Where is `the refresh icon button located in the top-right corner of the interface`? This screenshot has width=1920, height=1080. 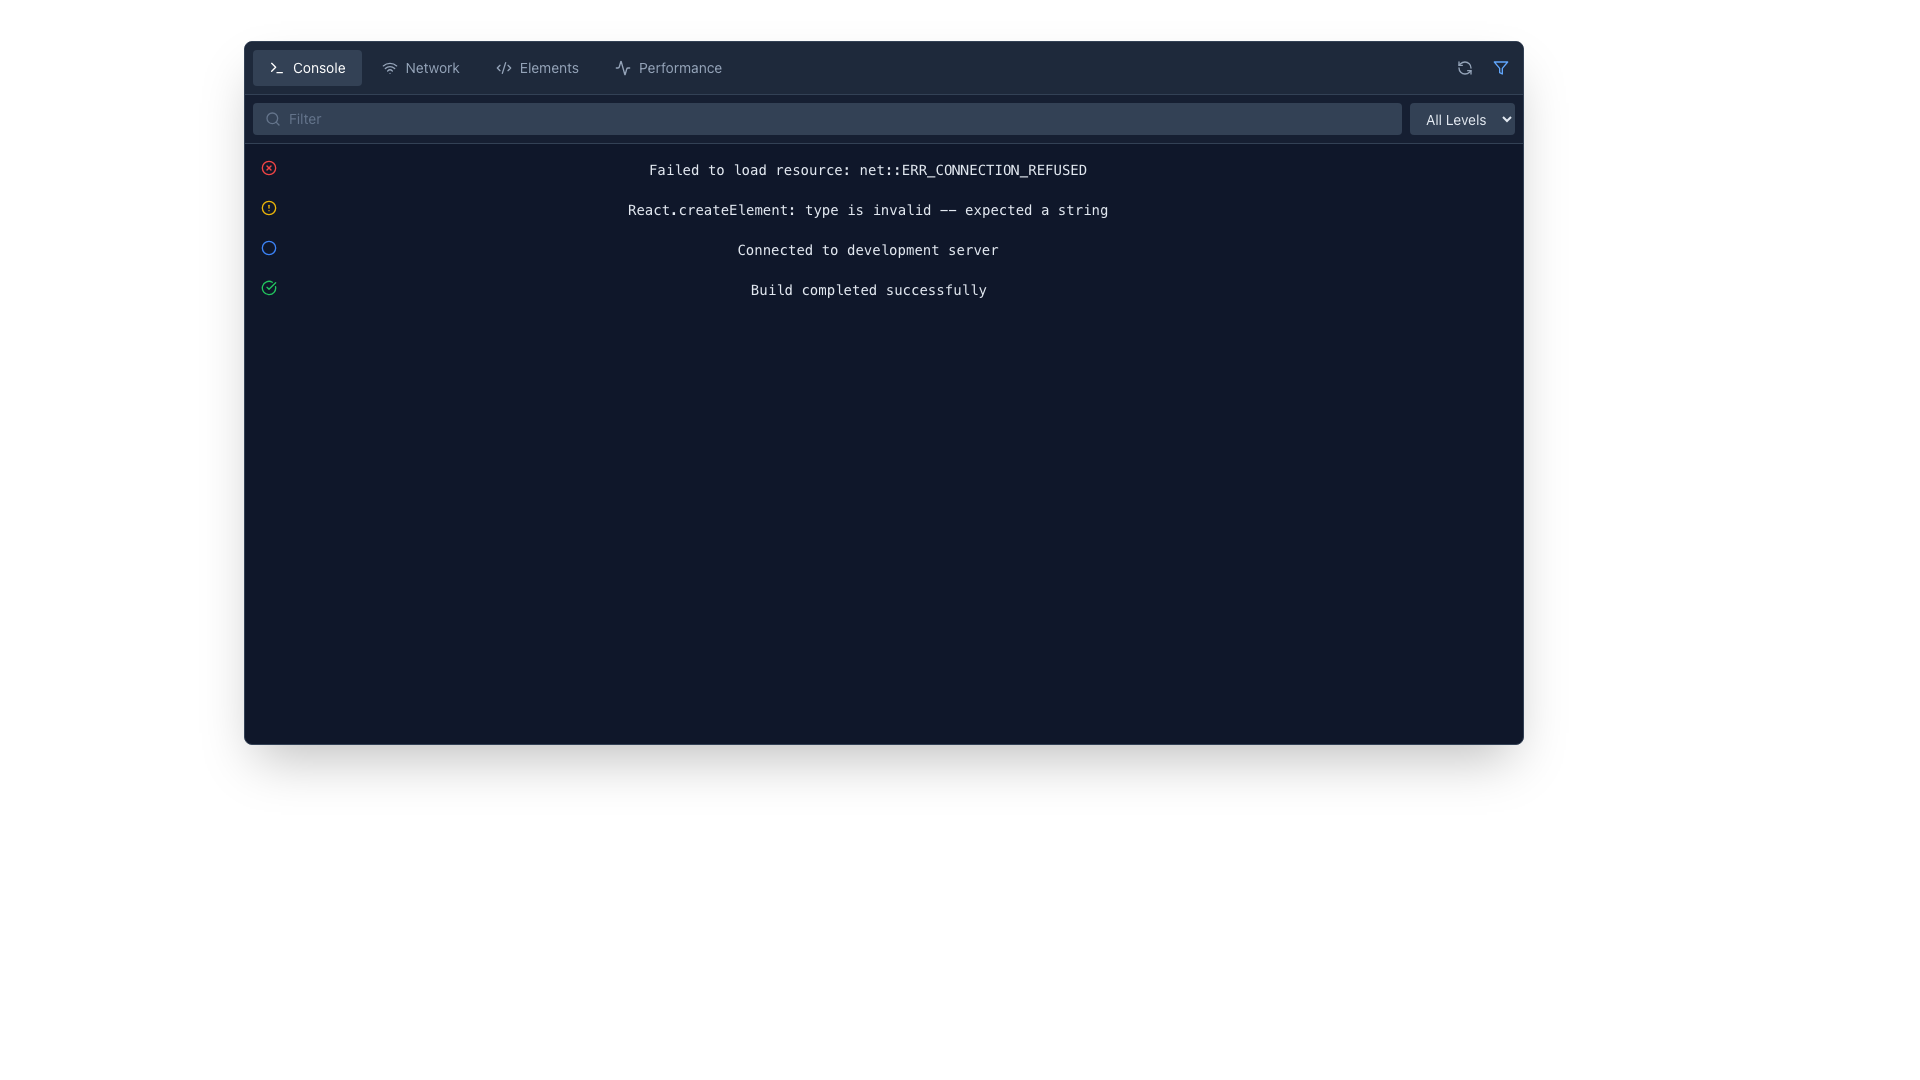
the refresh icon button located in the top-right corner of the interface is located at coordinates (1464, 67).